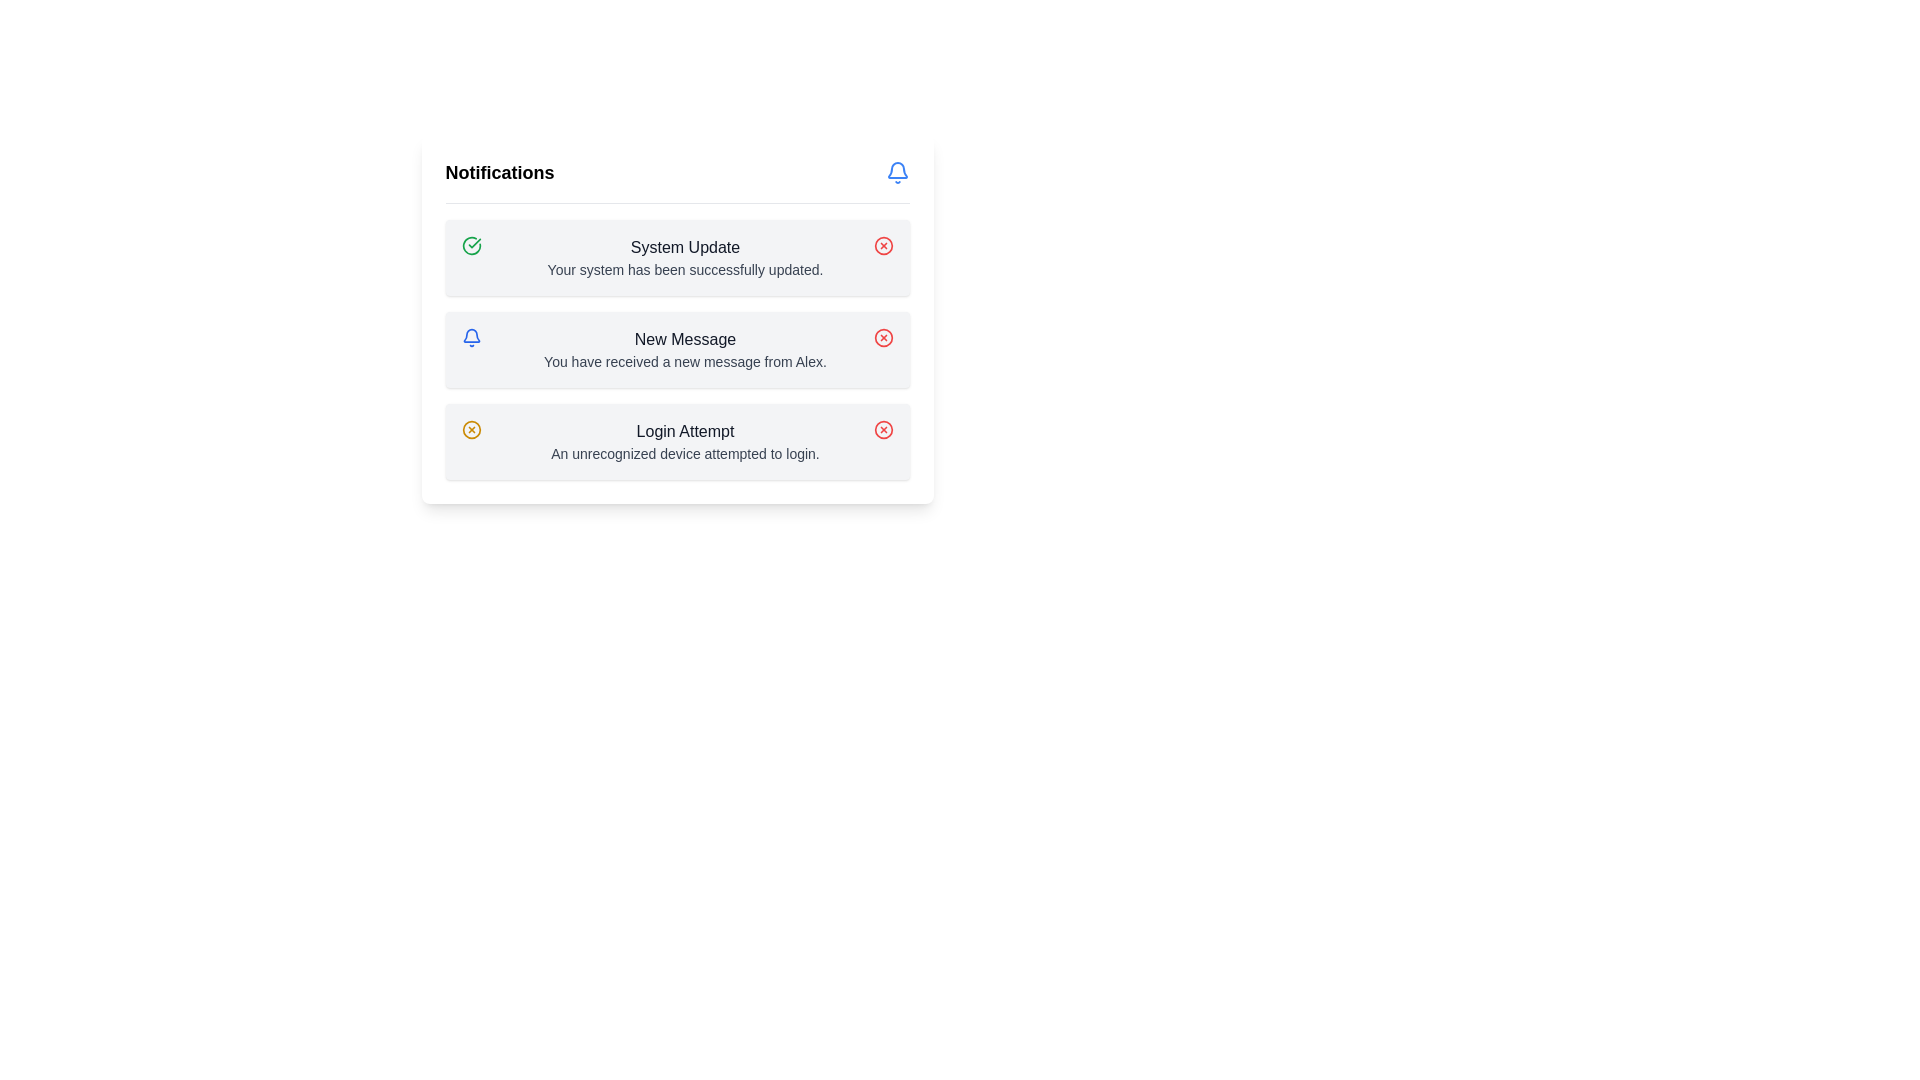 This screenshot has width=1920, height=1080. Describe the element at coordinates (882, 245) in the screenshot. I see `the SVG Circle element located in the topmost notification card labeled 'System Update', which is positioned` at that location.